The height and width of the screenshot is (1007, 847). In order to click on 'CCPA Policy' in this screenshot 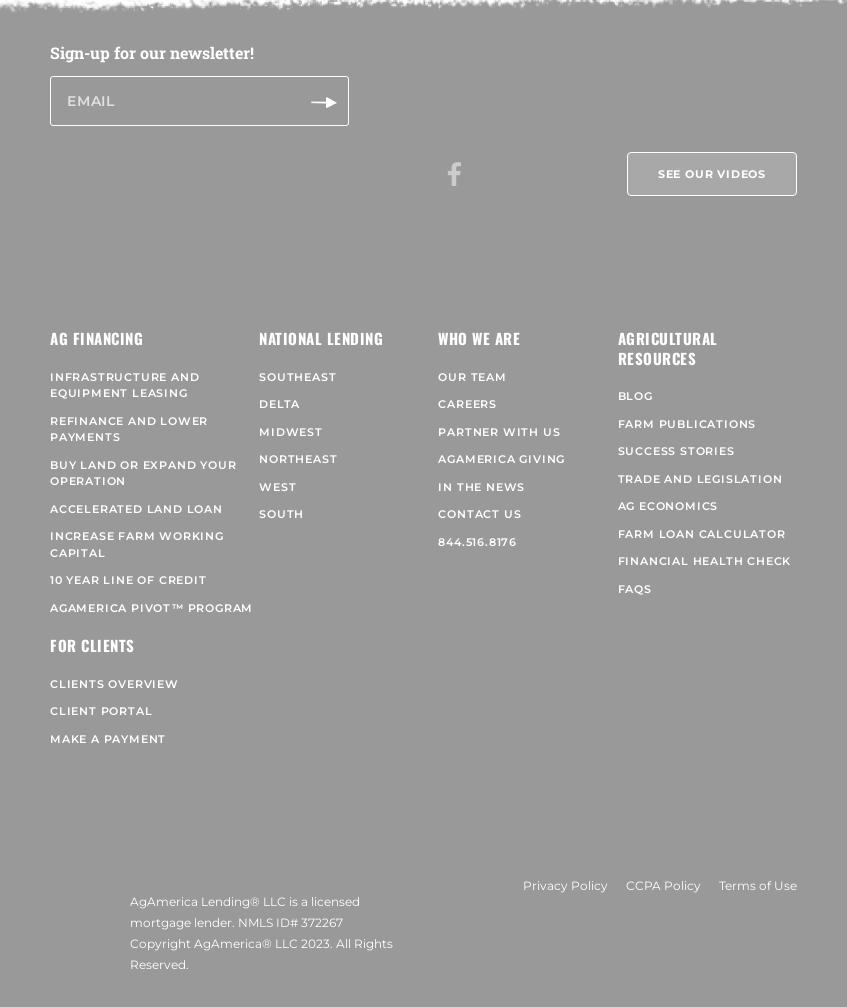, I will do `click(662, 872)`.